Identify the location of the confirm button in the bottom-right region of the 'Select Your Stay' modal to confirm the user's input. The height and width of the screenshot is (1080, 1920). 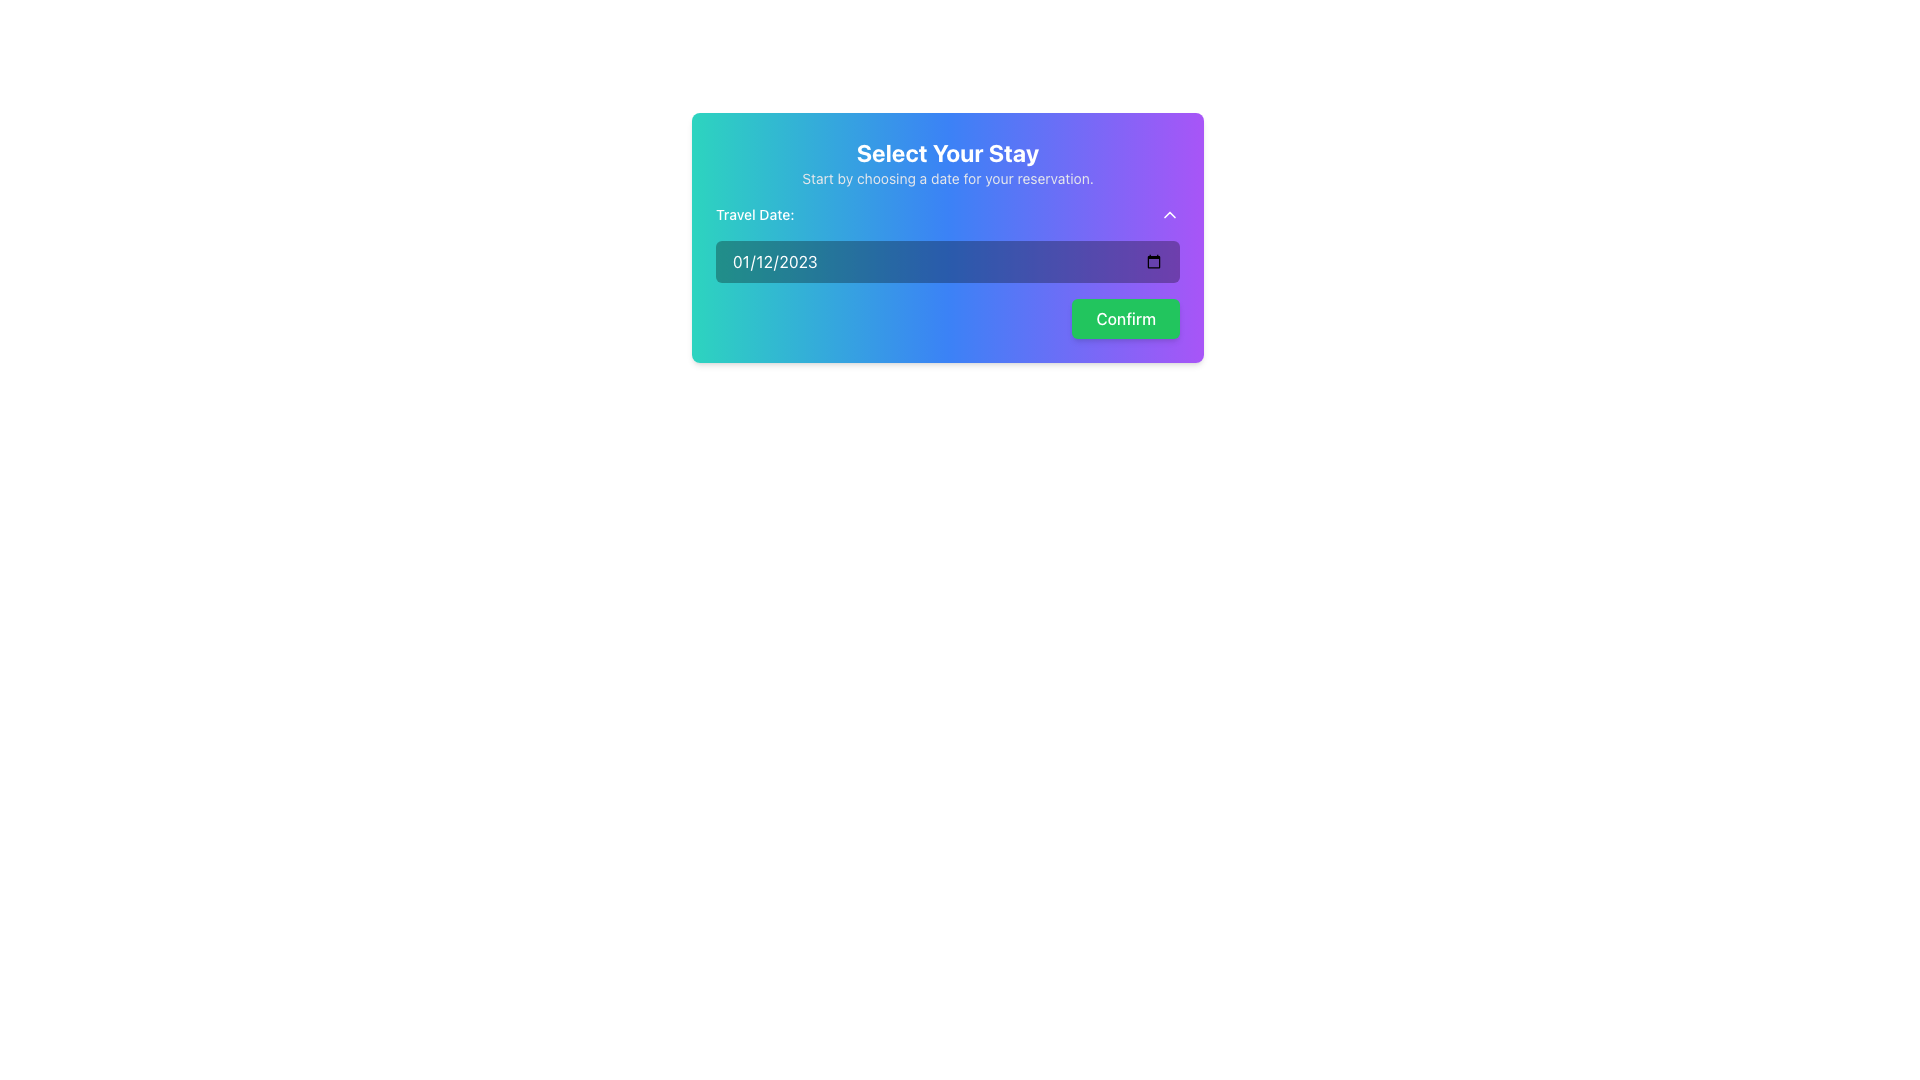
(1126, 318).